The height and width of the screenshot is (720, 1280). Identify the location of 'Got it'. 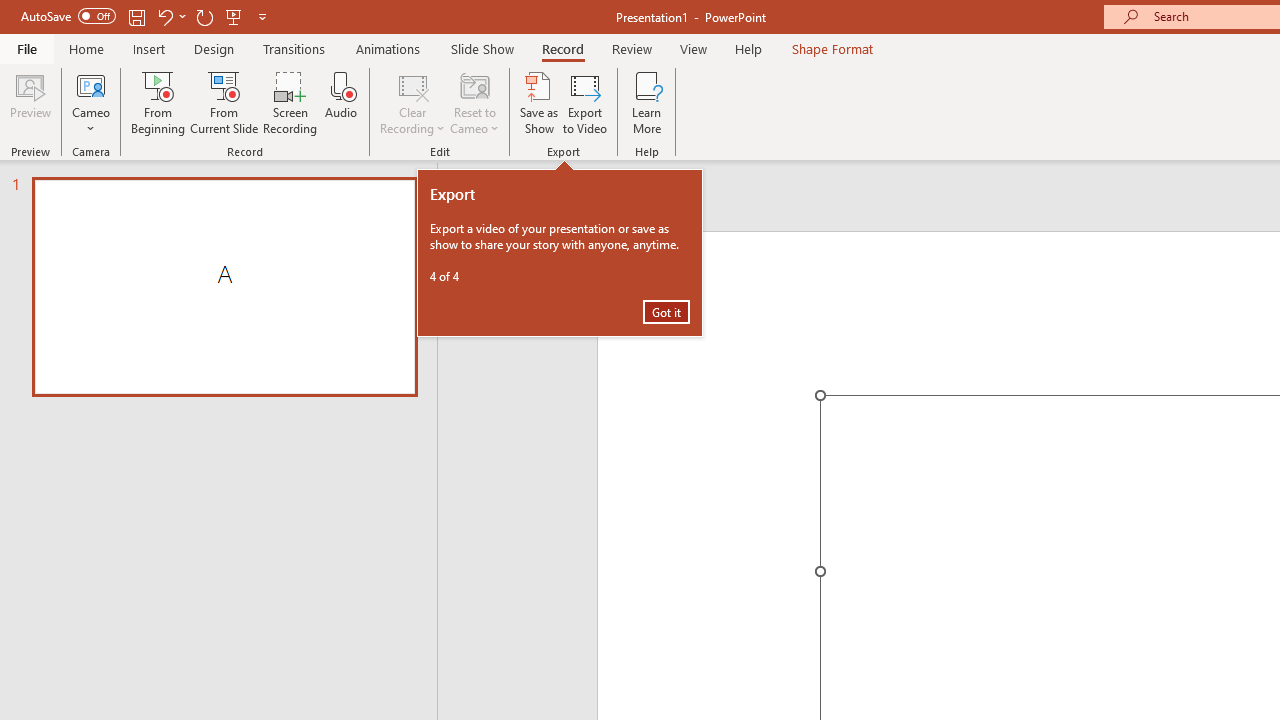
(666, 312).